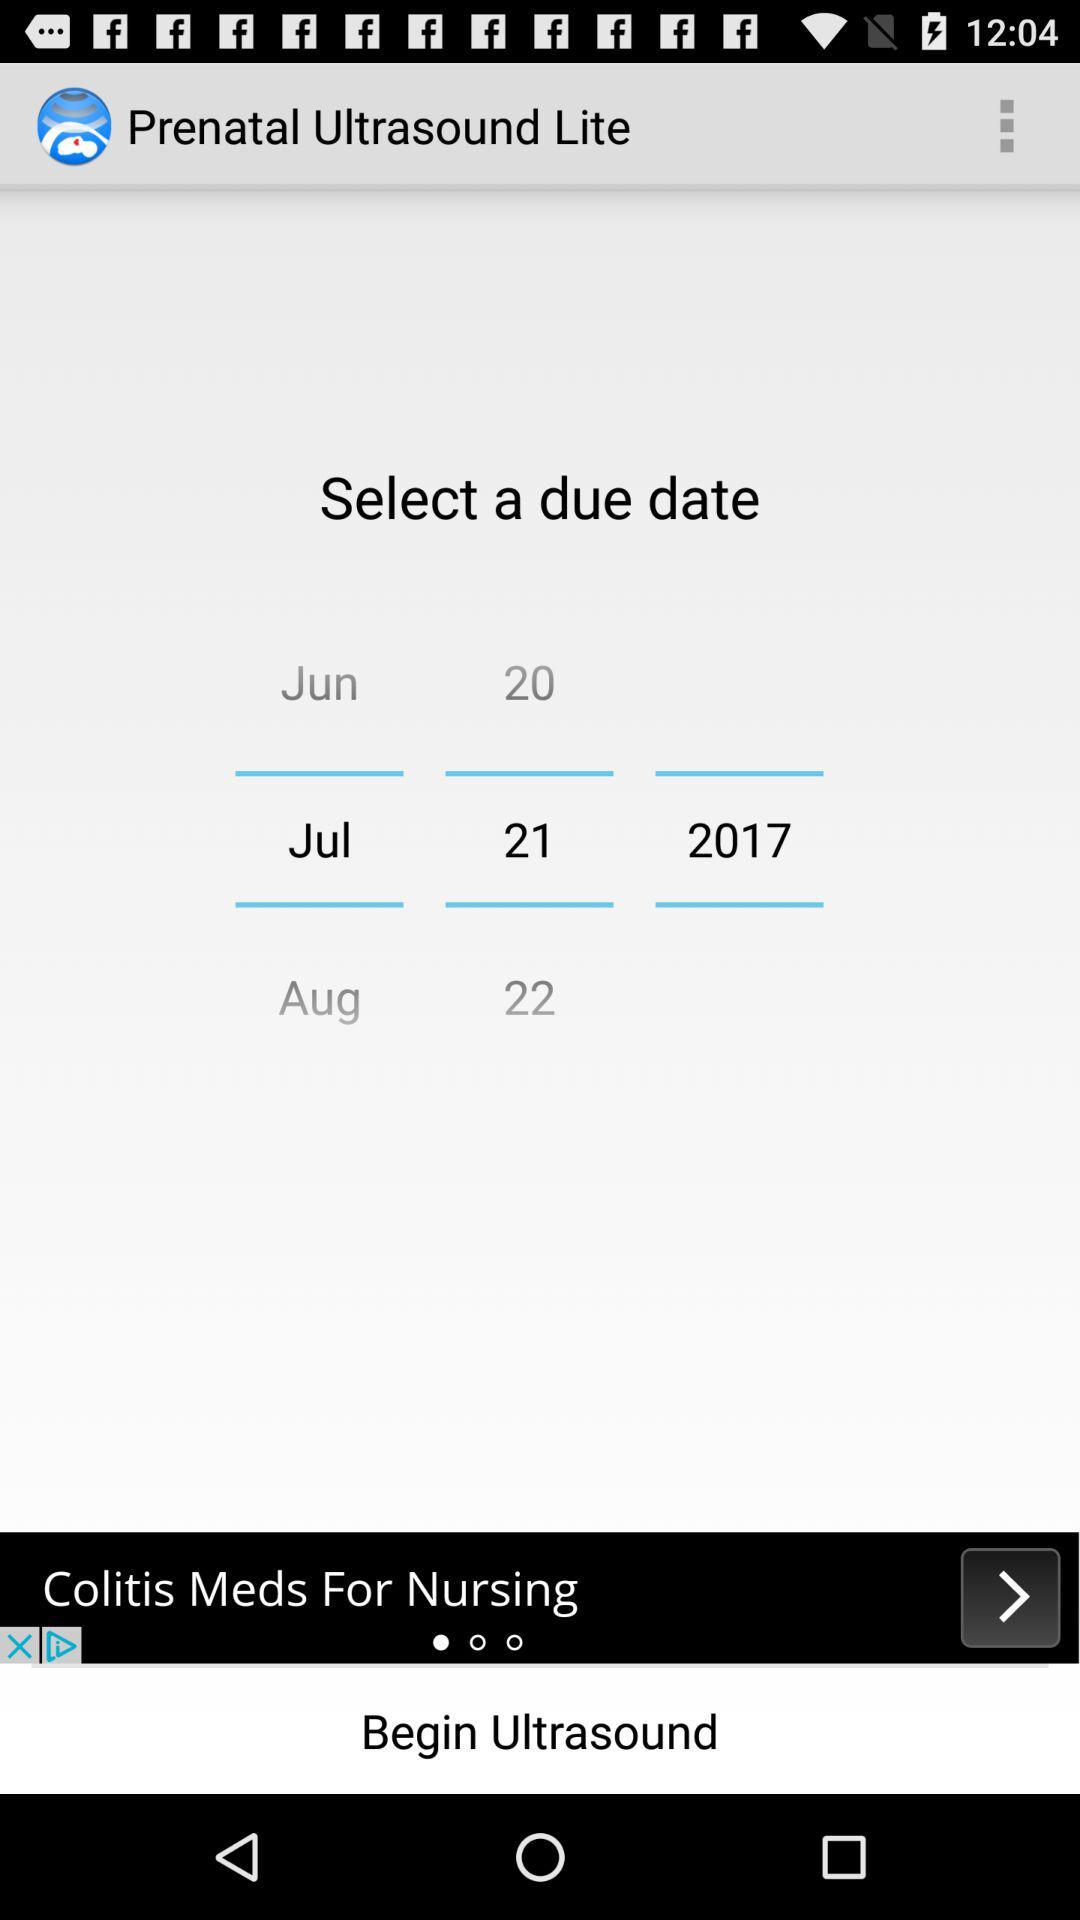 This screenshot has width=1080, height=1920. What do you see at coordinates (540, 1596) in the screenshot?
I see `click arrow button` at bounding box center [540, 1596].